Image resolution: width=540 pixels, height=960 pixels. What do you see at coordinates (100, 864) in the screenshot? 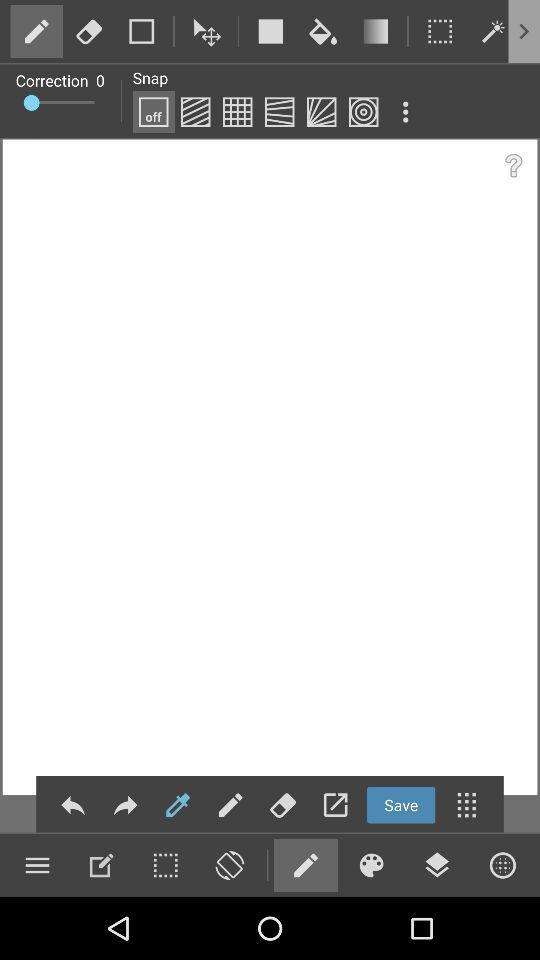
I see `the edit icon` at bounding box center [100, 864].